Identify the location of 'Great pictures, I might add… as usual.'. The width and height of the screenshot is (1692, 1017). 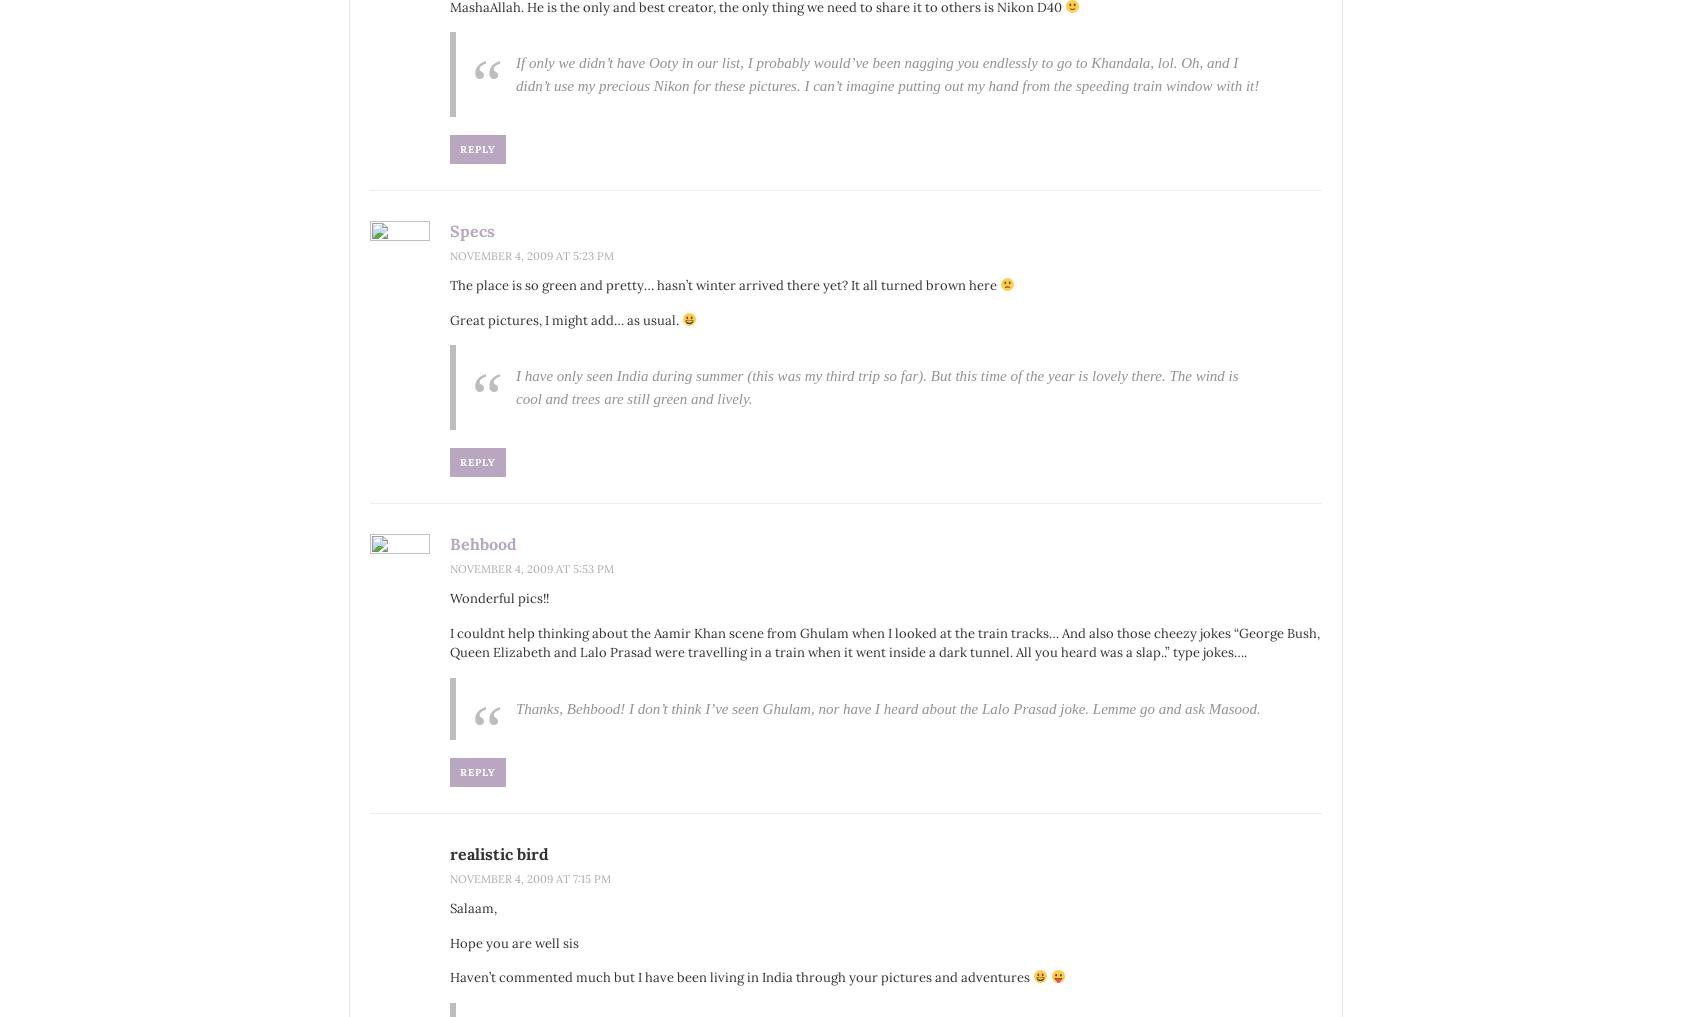
(564, 319).